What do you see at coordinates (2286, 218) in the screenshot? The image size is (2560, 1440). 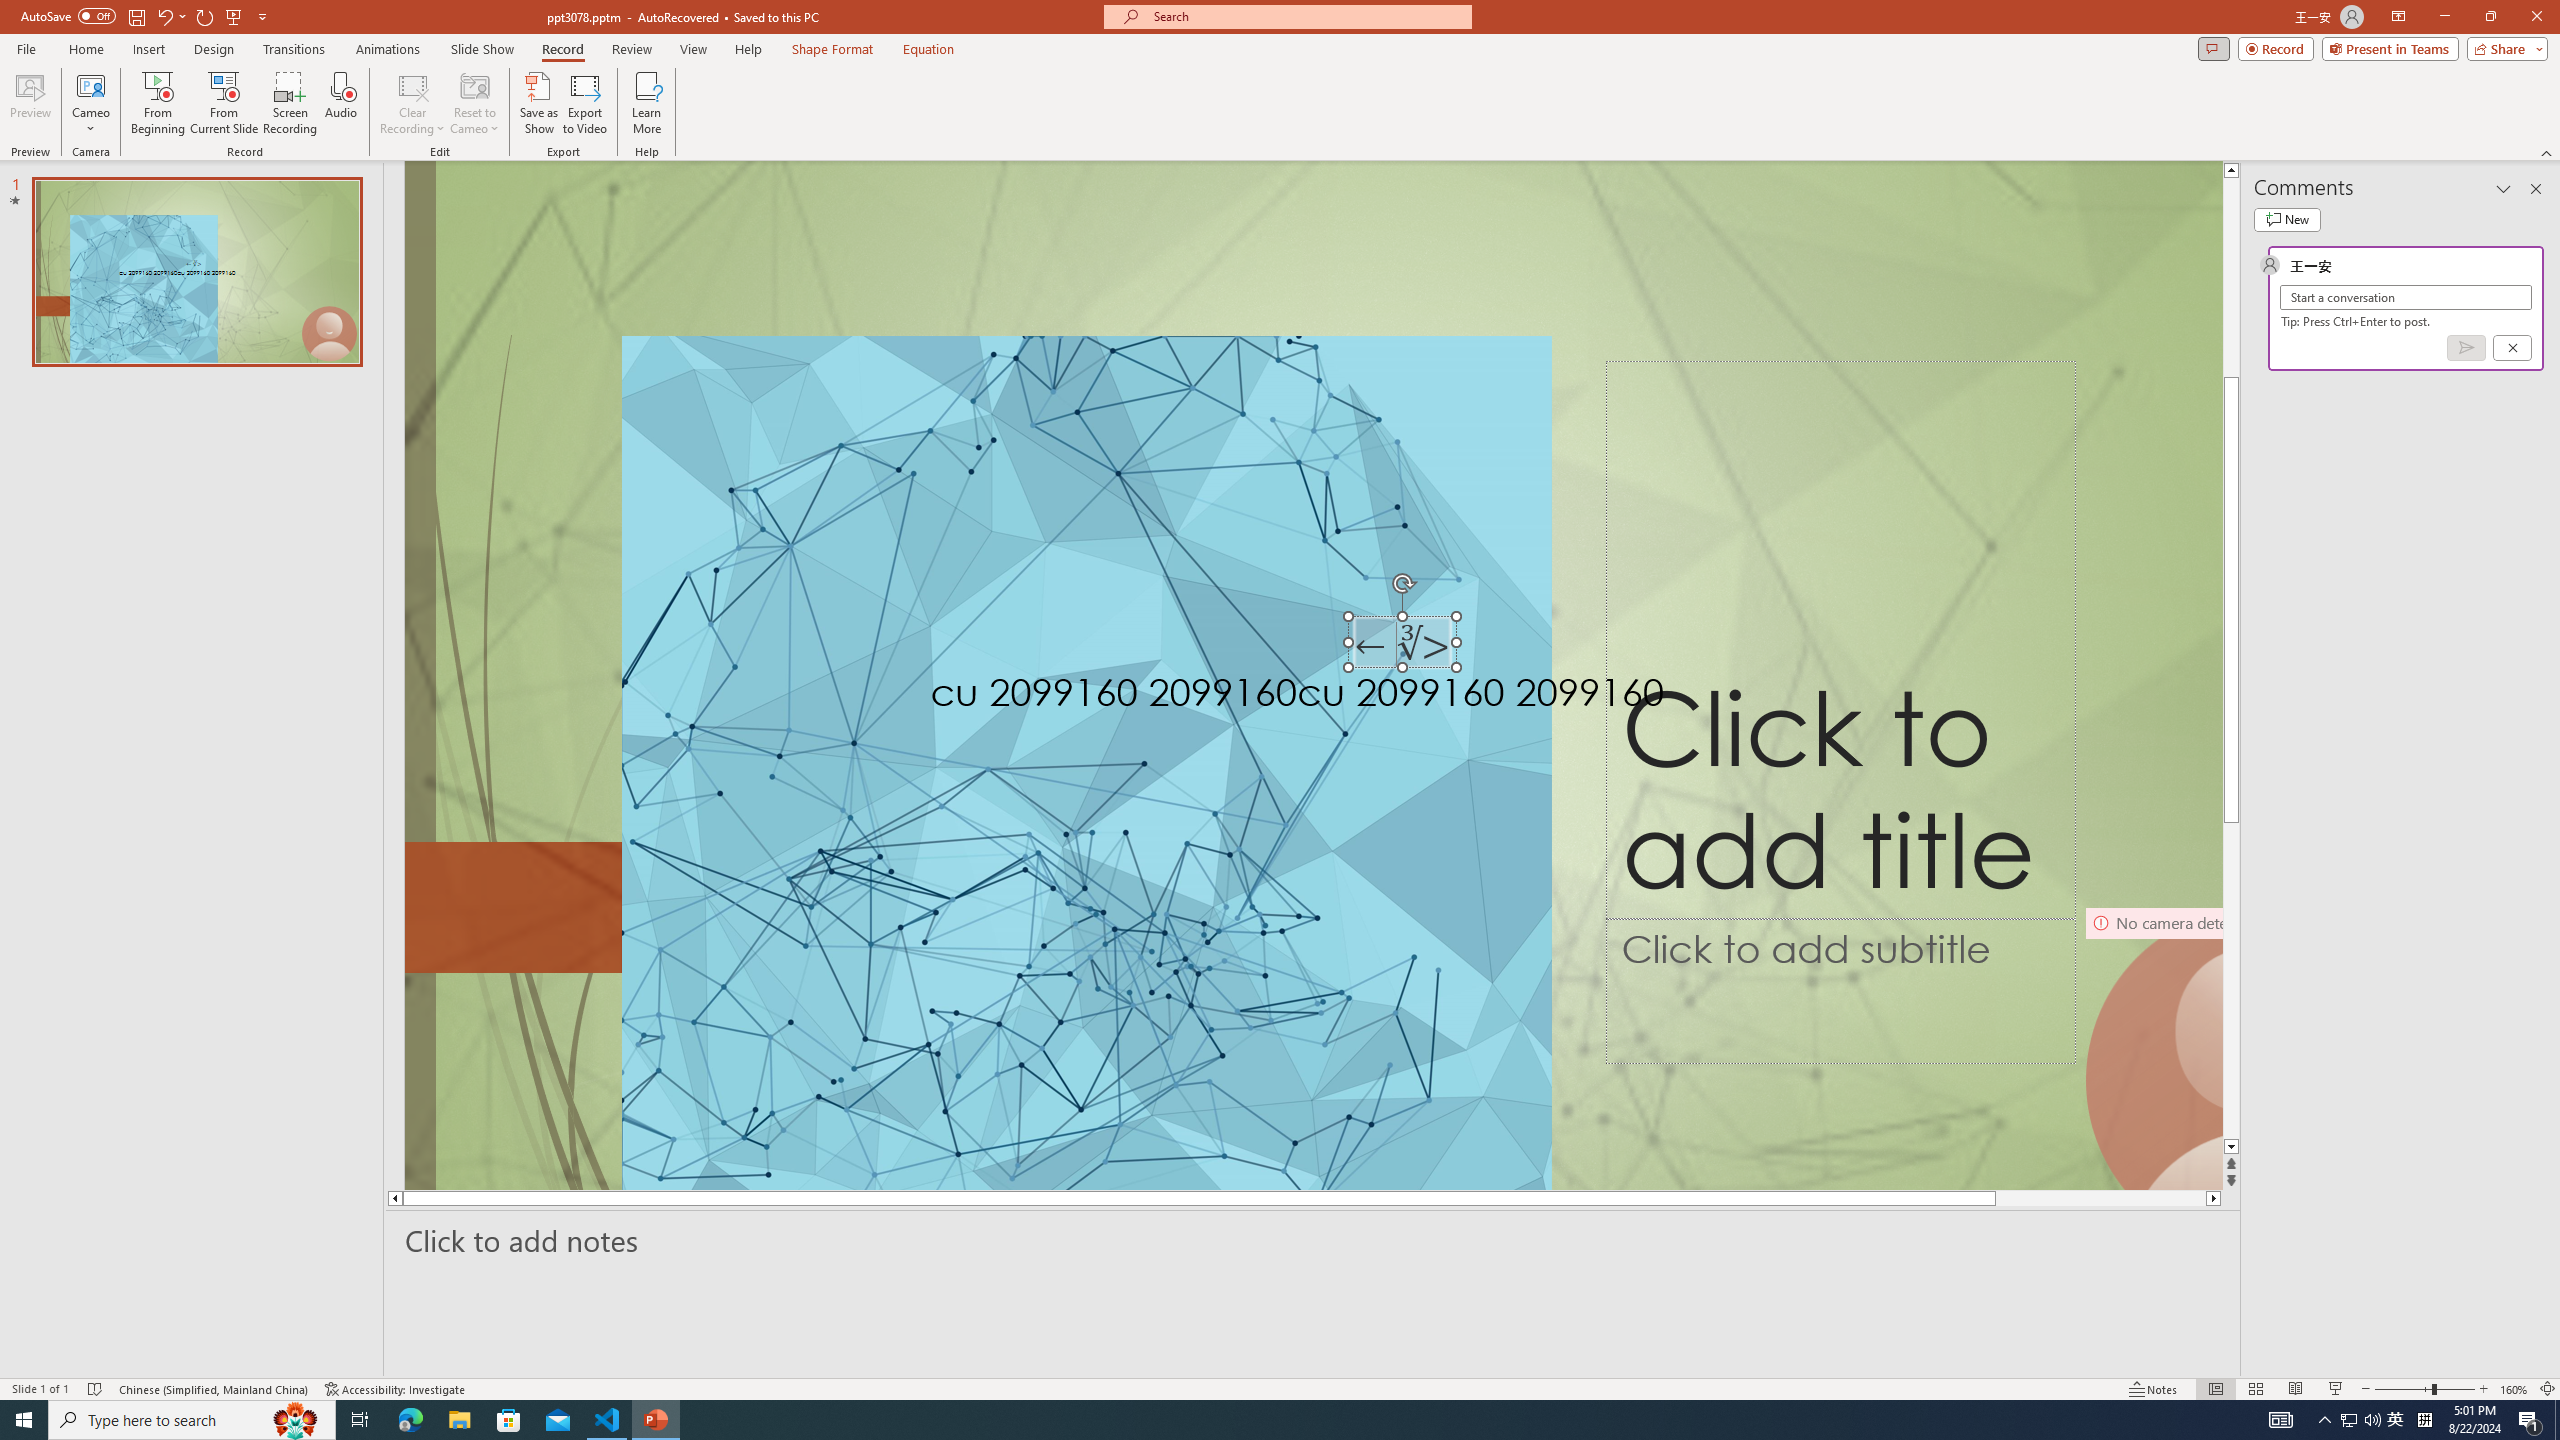 I see `'New comment'` at bounding box center [2286, 218].